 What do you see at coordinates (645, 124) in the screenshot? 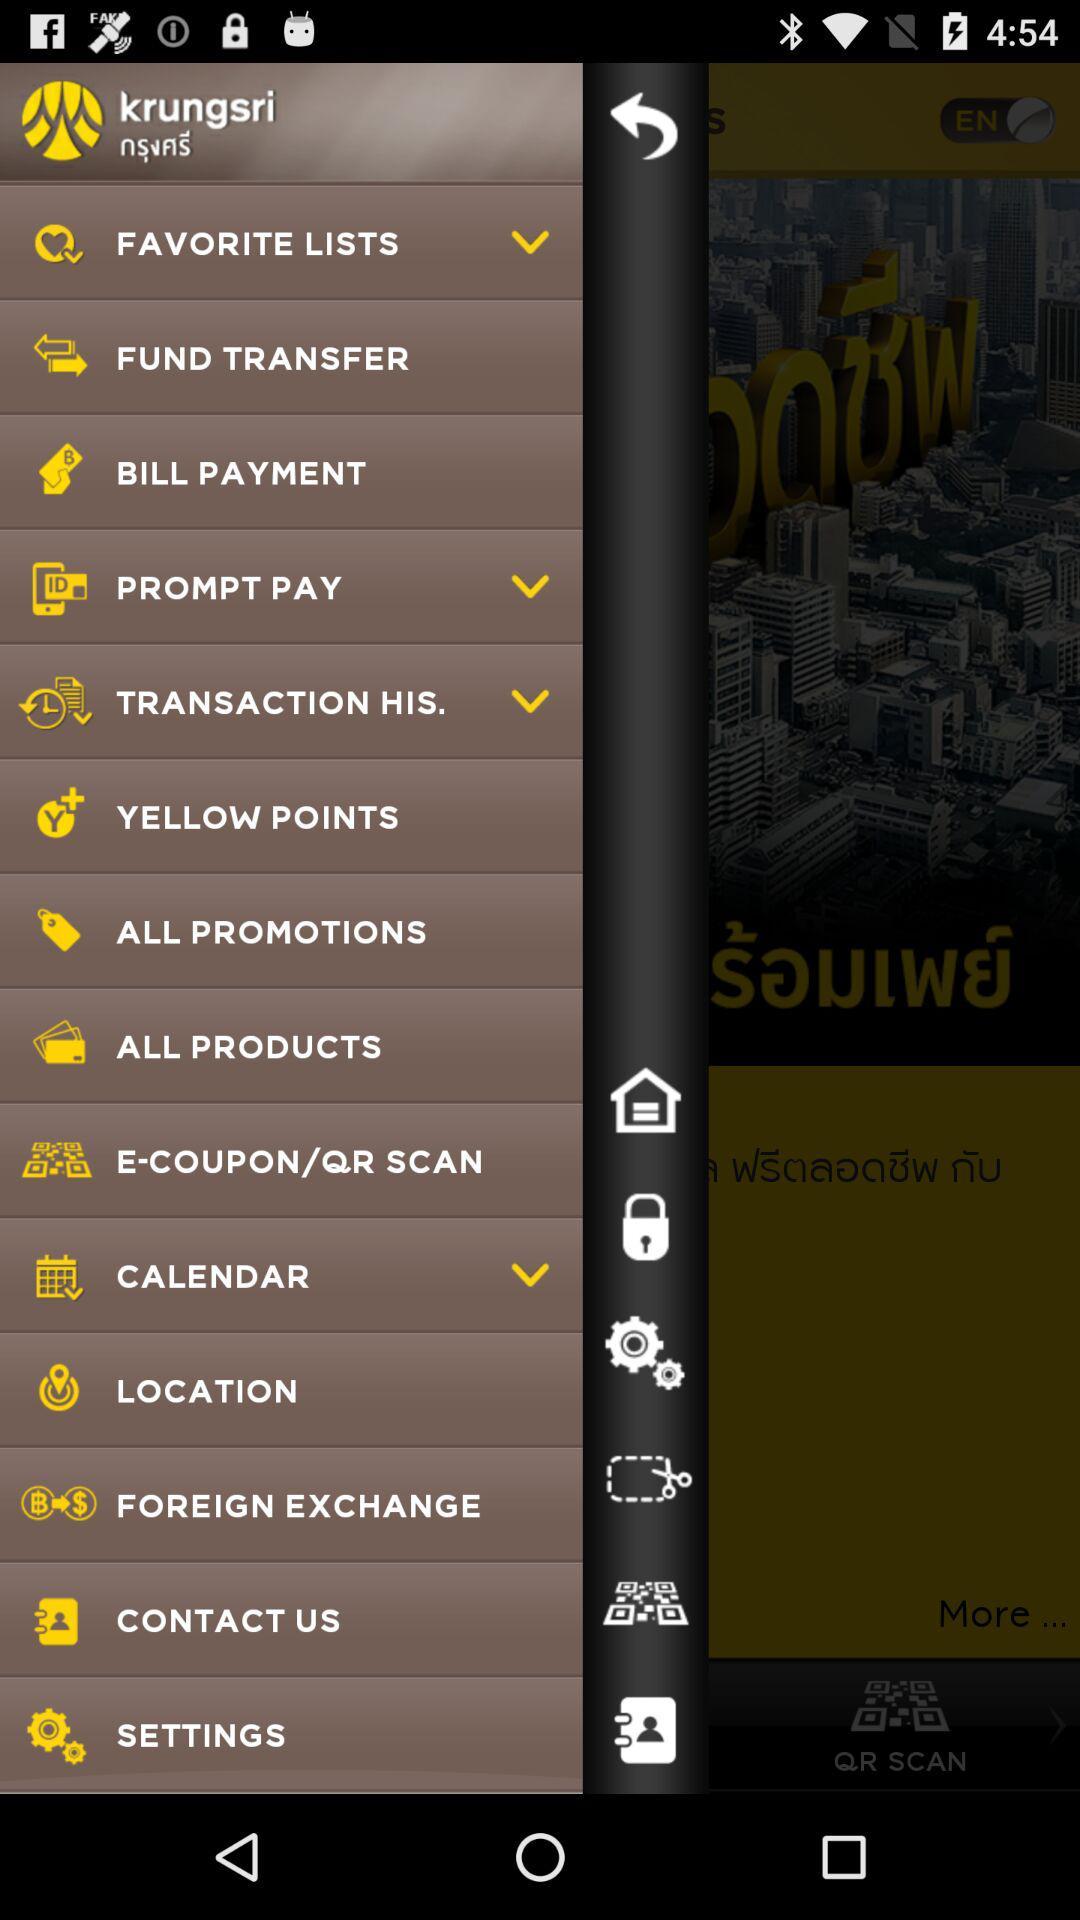
I see `menu` at bounding box center [645, 124].